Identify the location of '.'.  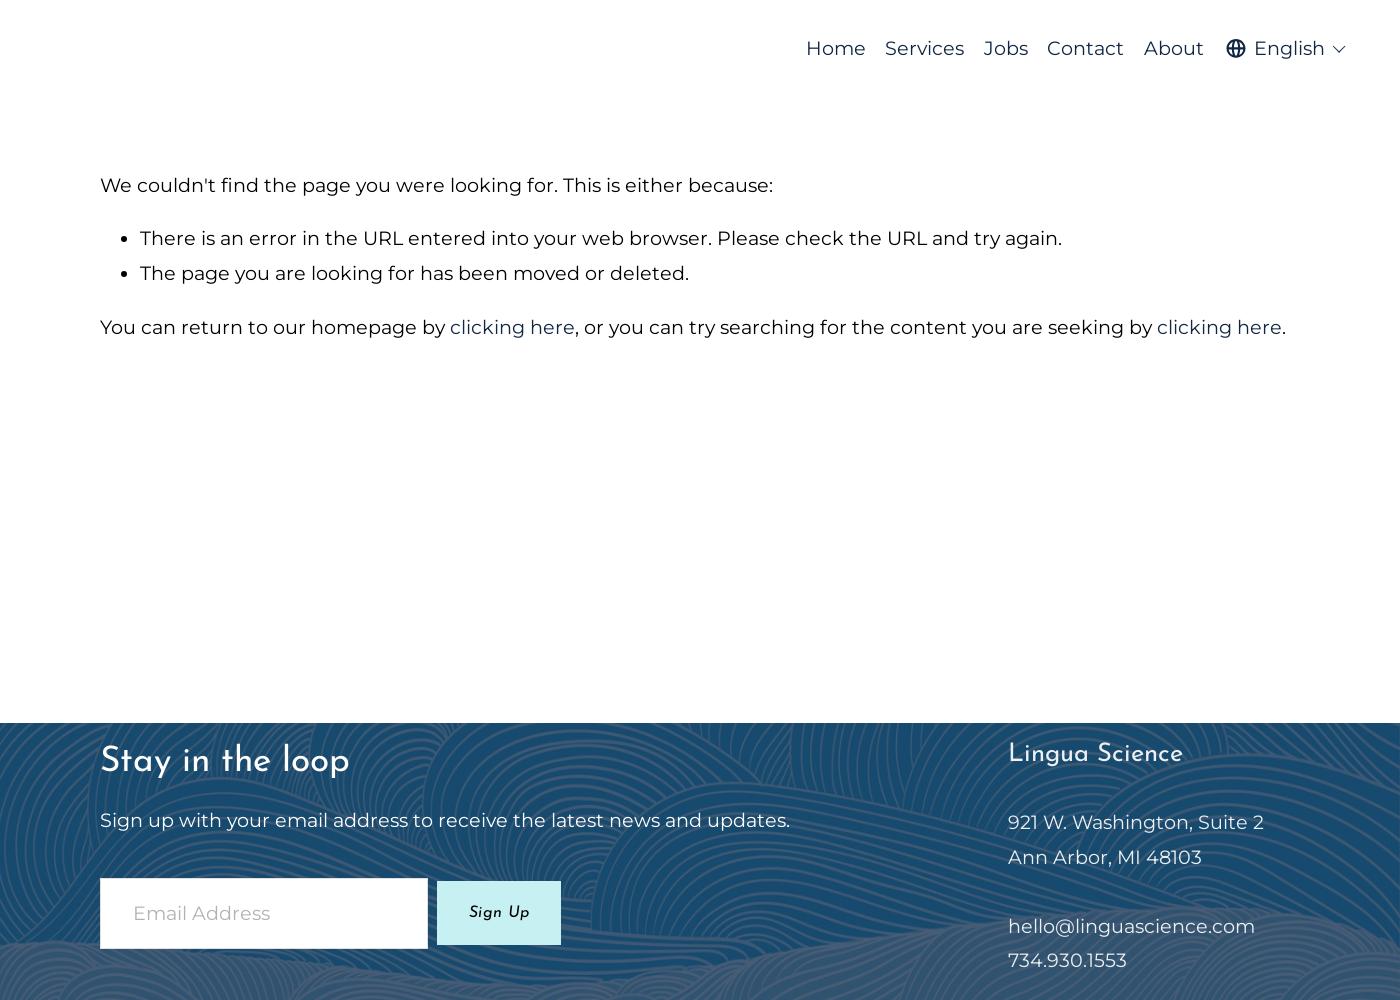
(1283, 325).